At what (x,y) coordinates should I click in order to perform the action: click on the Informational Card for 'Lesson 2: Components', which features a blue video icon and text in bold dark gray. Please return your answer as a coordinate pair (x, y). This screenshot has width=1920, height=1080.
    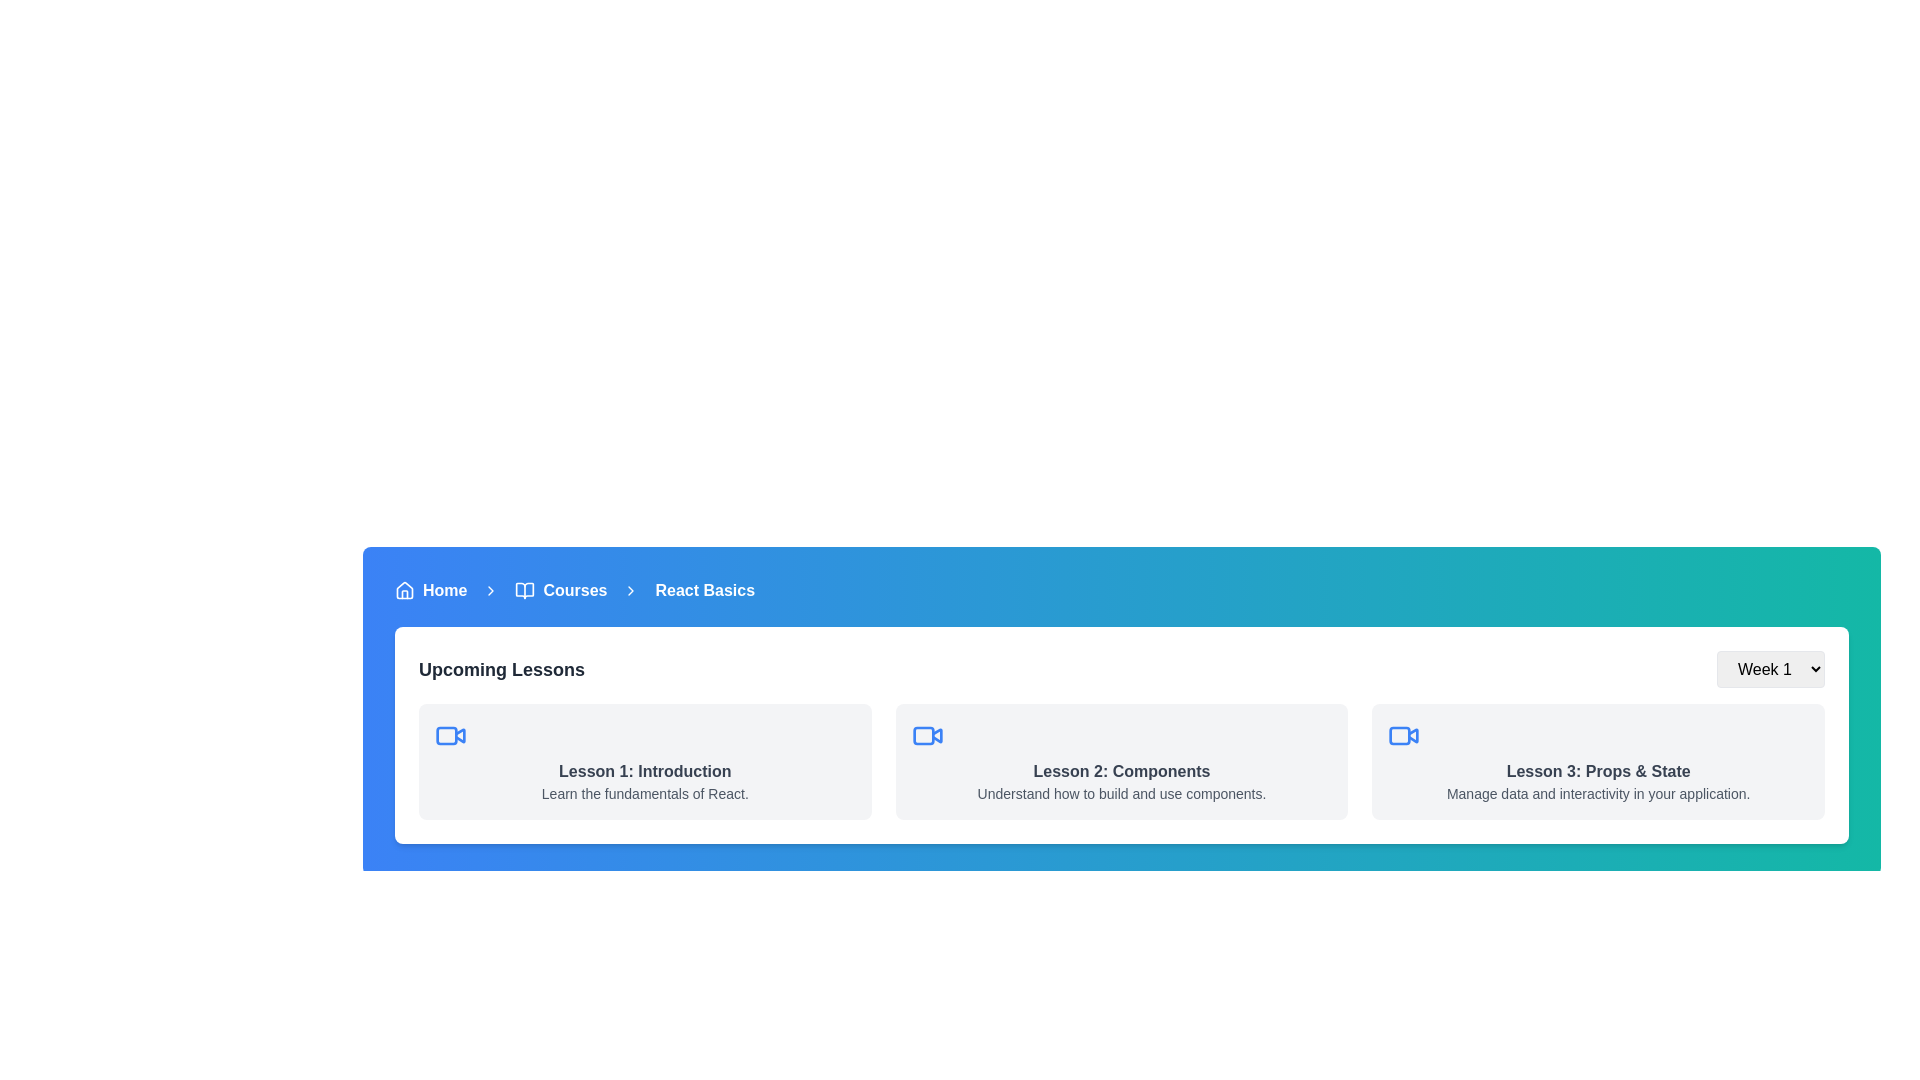
    Looking at the image, I should click on (1122, 762).